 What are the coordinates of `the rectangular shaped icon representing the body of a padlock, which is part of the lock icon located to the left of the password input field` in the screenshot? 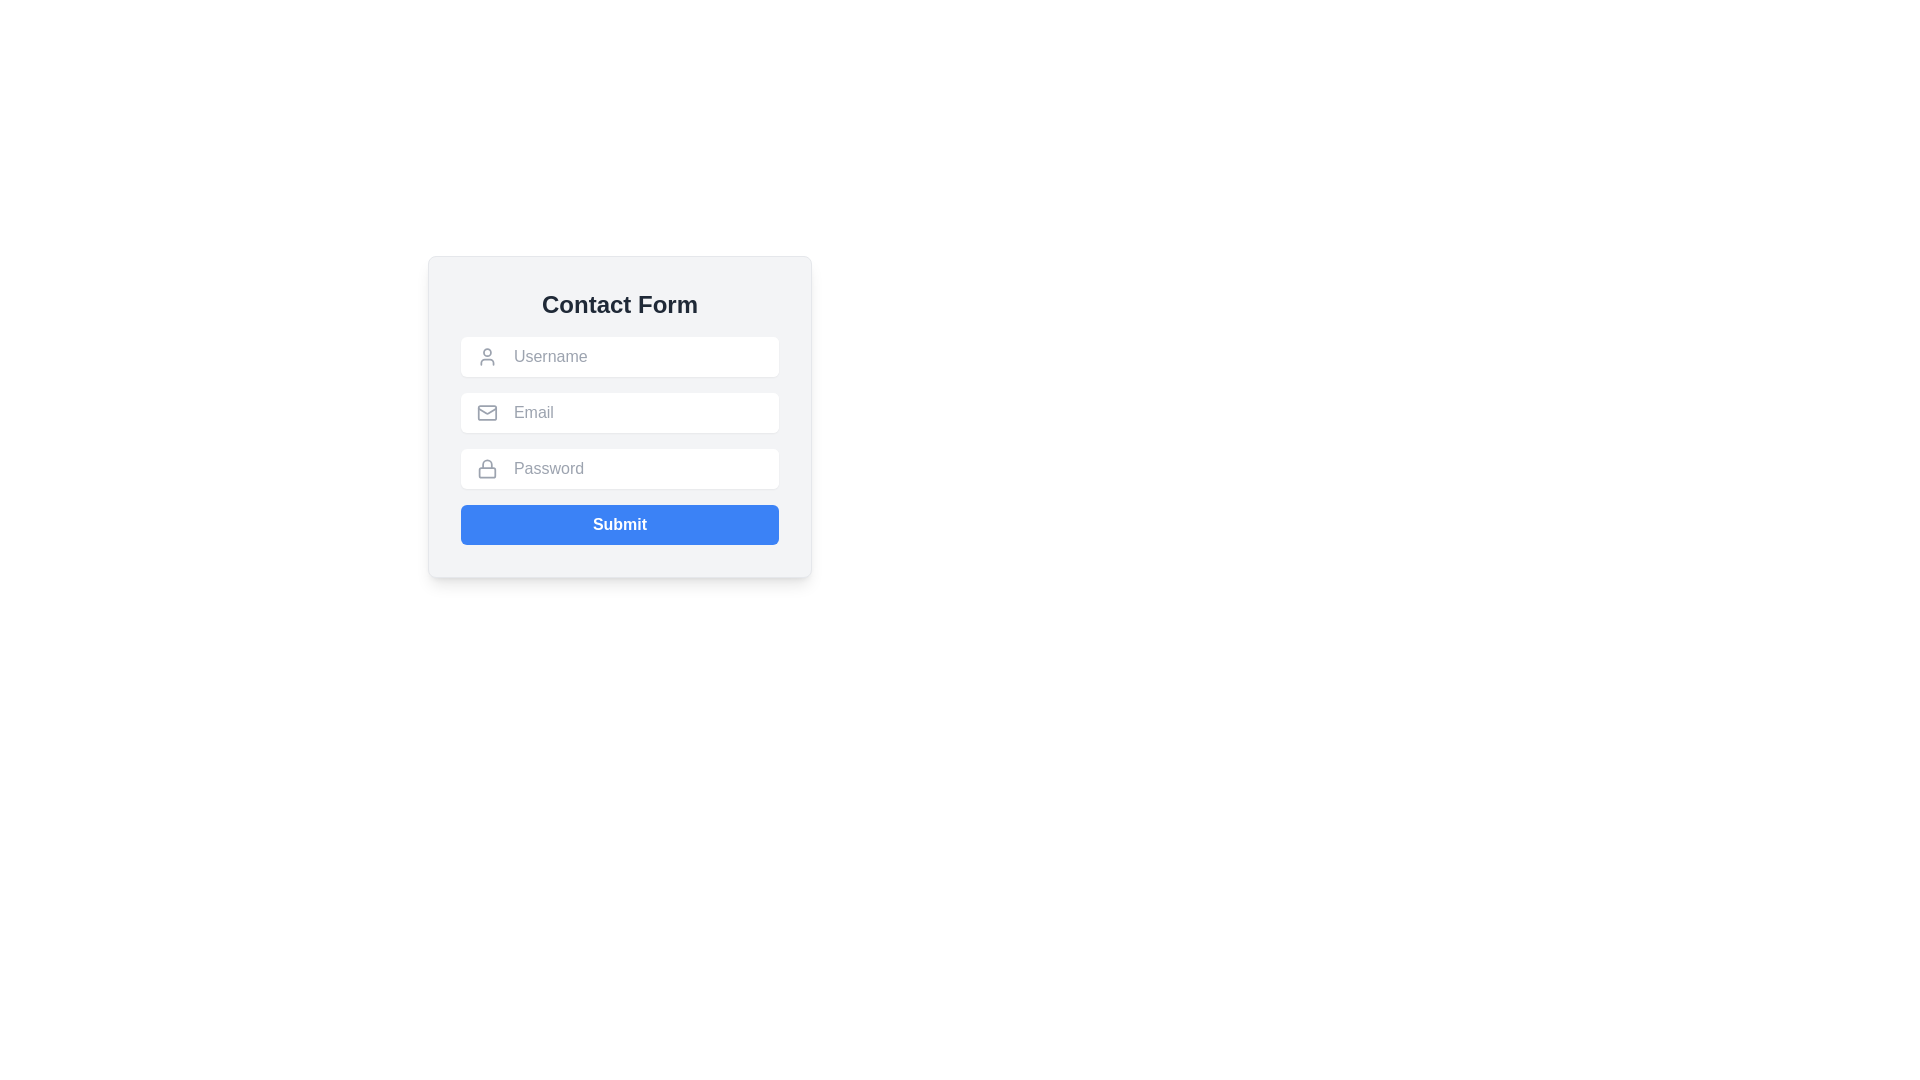 It's located at (487, 472).